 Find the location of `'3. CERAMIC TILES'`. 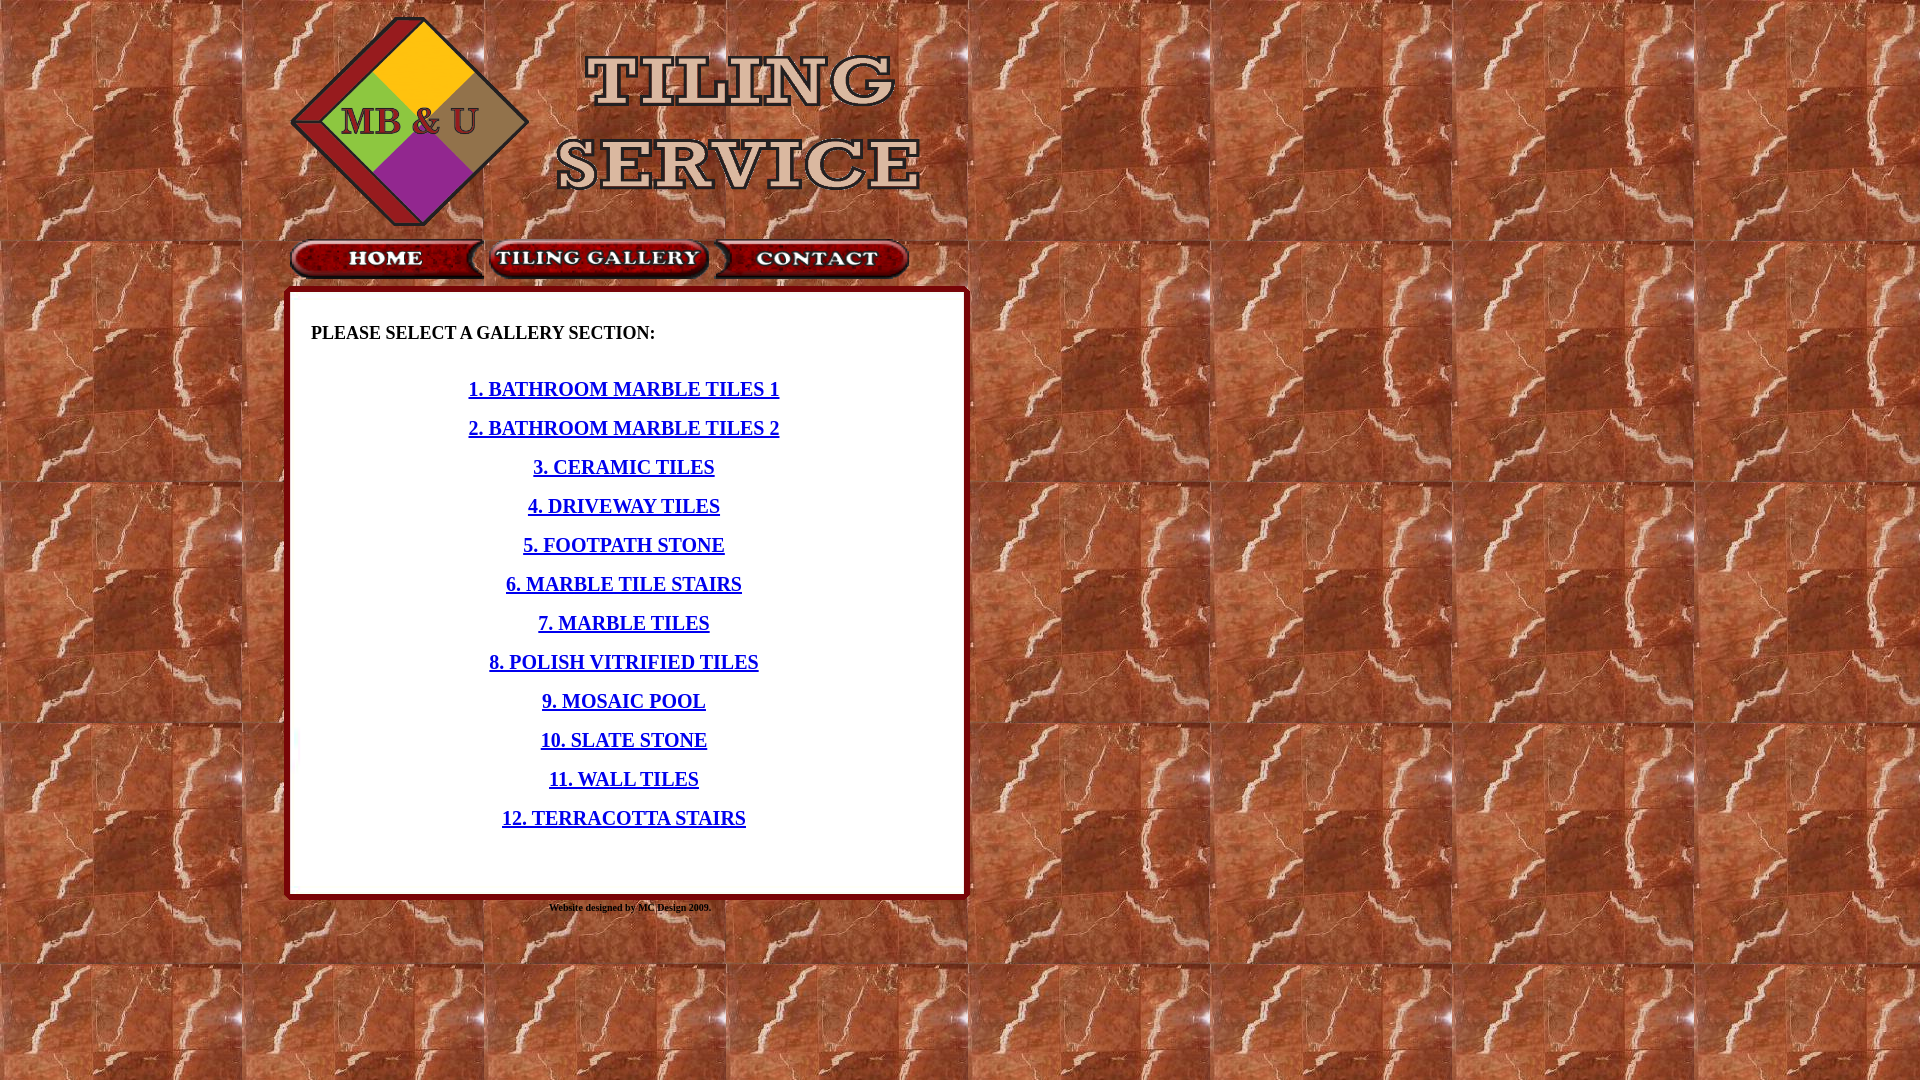

'3. CERAMIC TILES' is located at coordinates (532, 466).